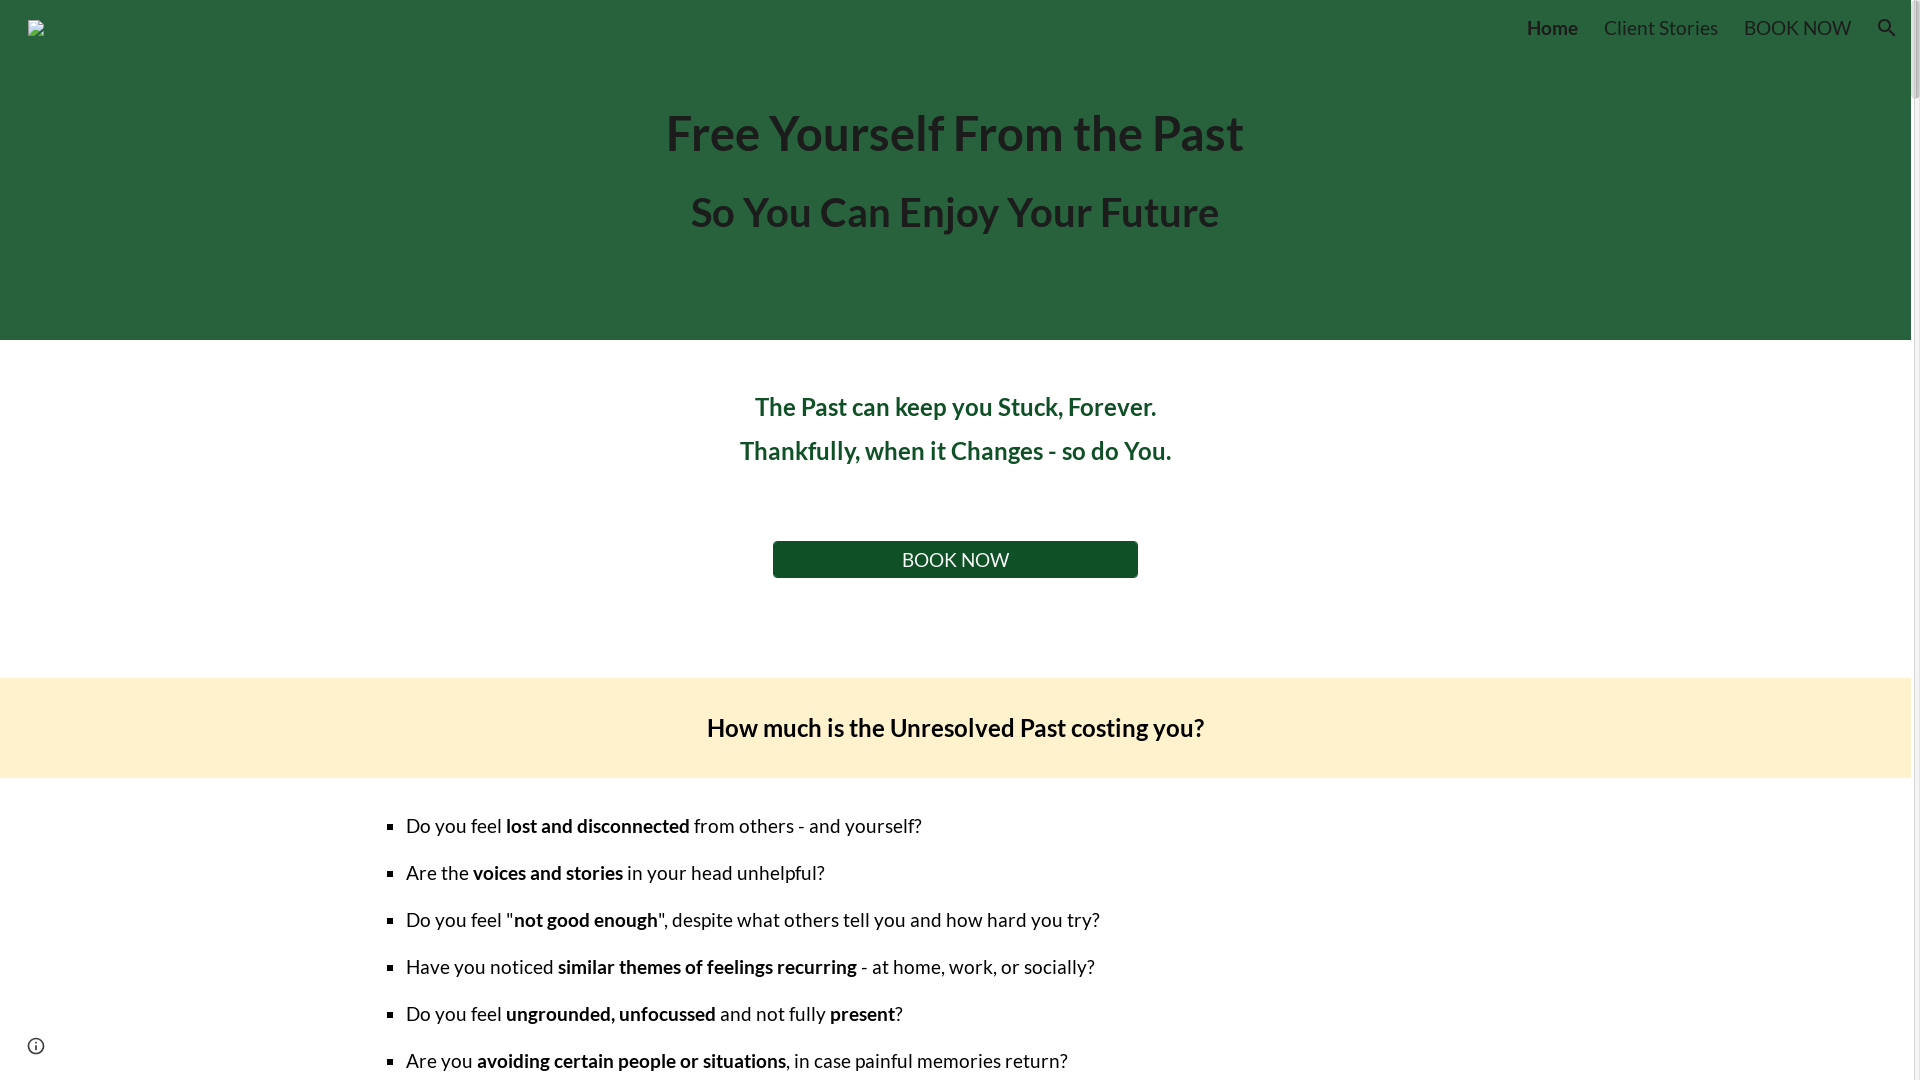 The image size is (1920, 1080). Describe the element at coordinates (1603, 27) in the screenshot. I see `'Client Stories'` at that location.